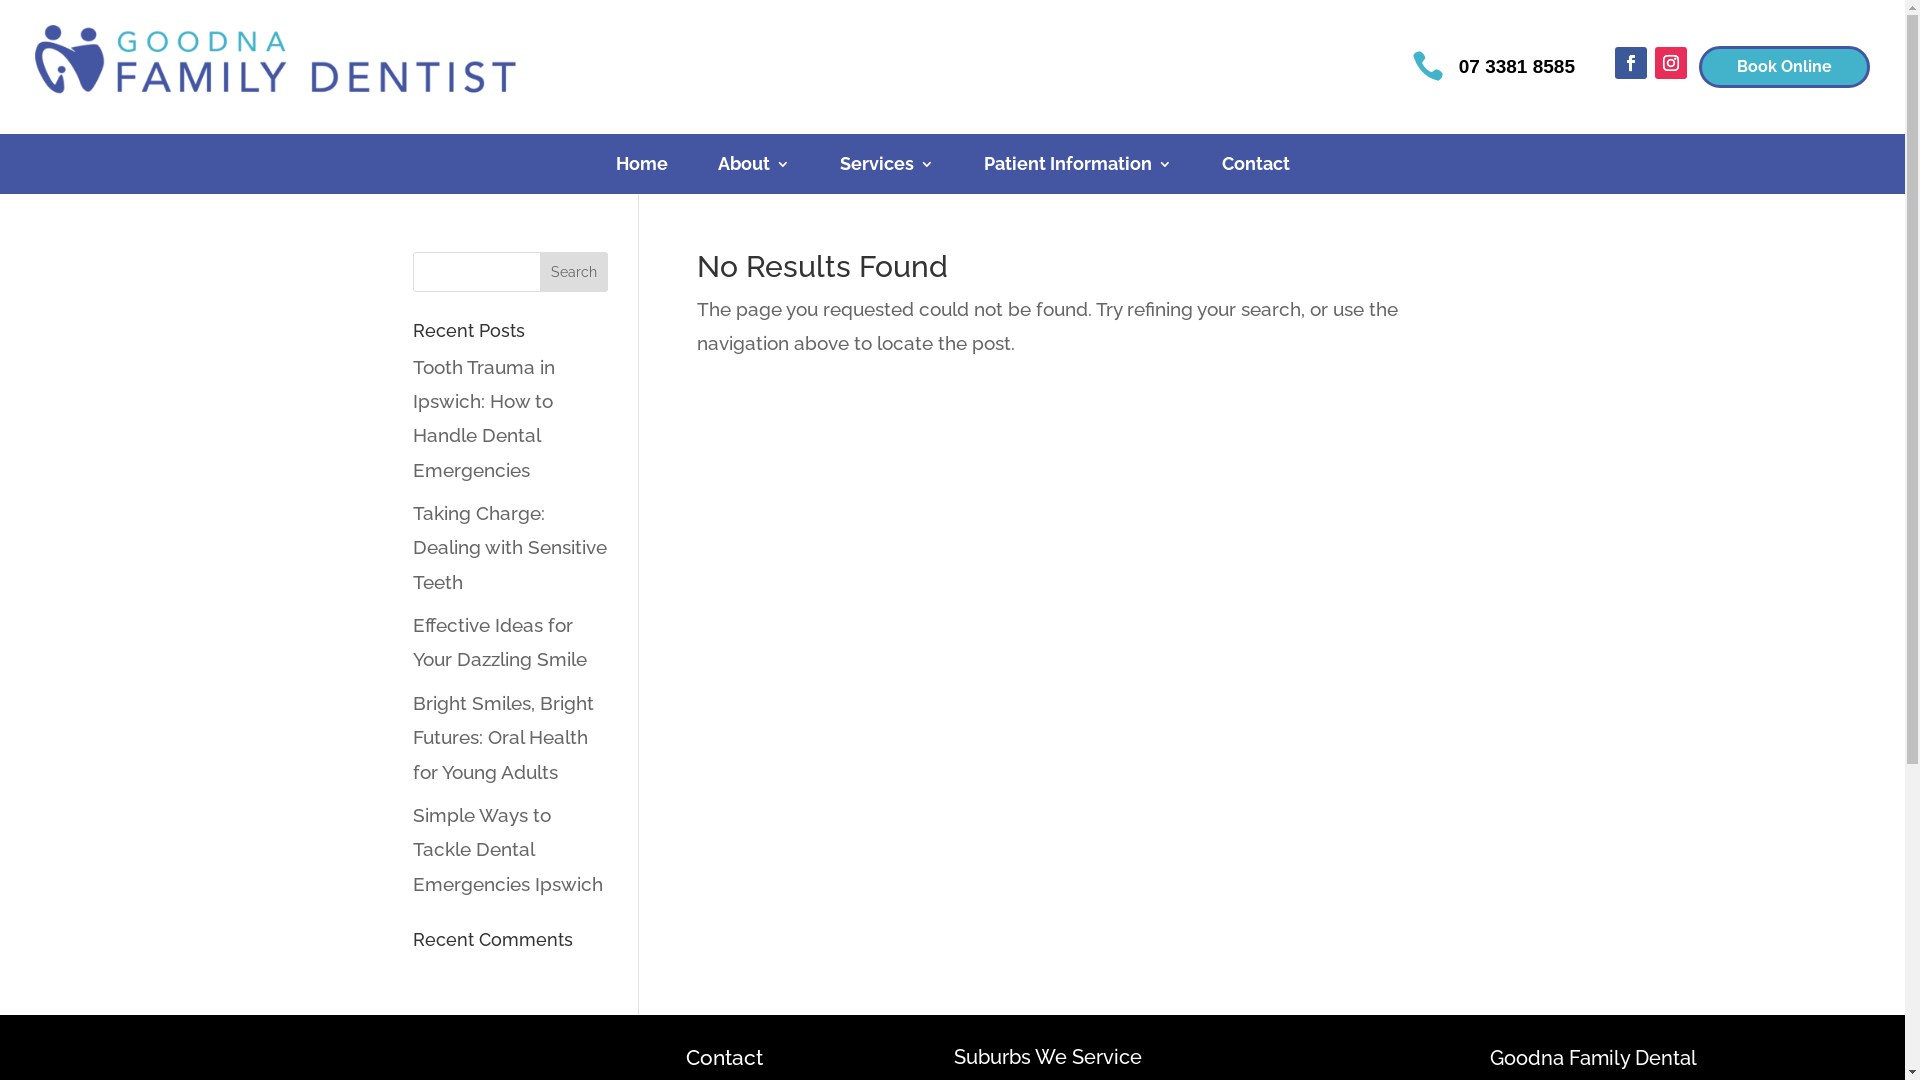  Describe the element at coordinates (411, 736) in the screenshot. I see `'Bright Smiles, Bright Futures: Oral Health for Young Adults'` at that location.